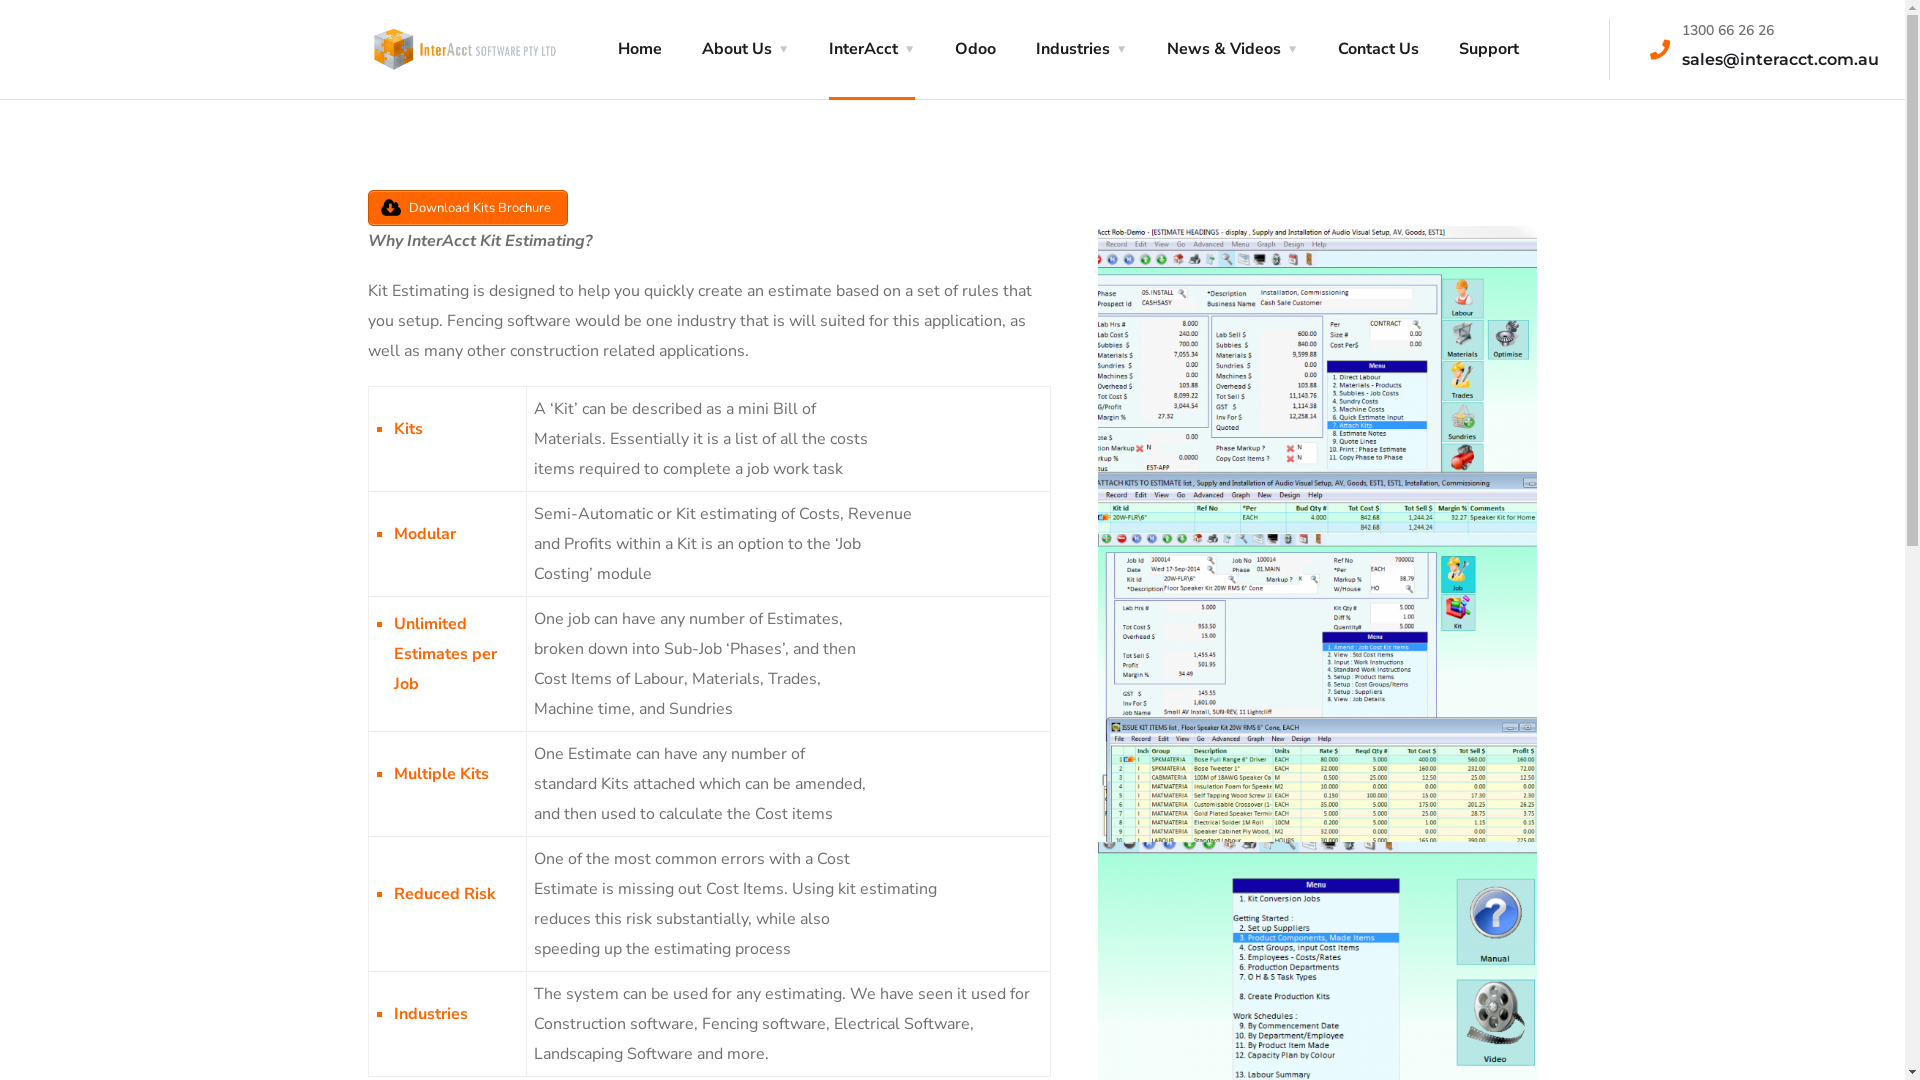 Image resolution: width=1920 pixels, height=1080 pixels. I want to click on 'About Us', so click(744, 48).